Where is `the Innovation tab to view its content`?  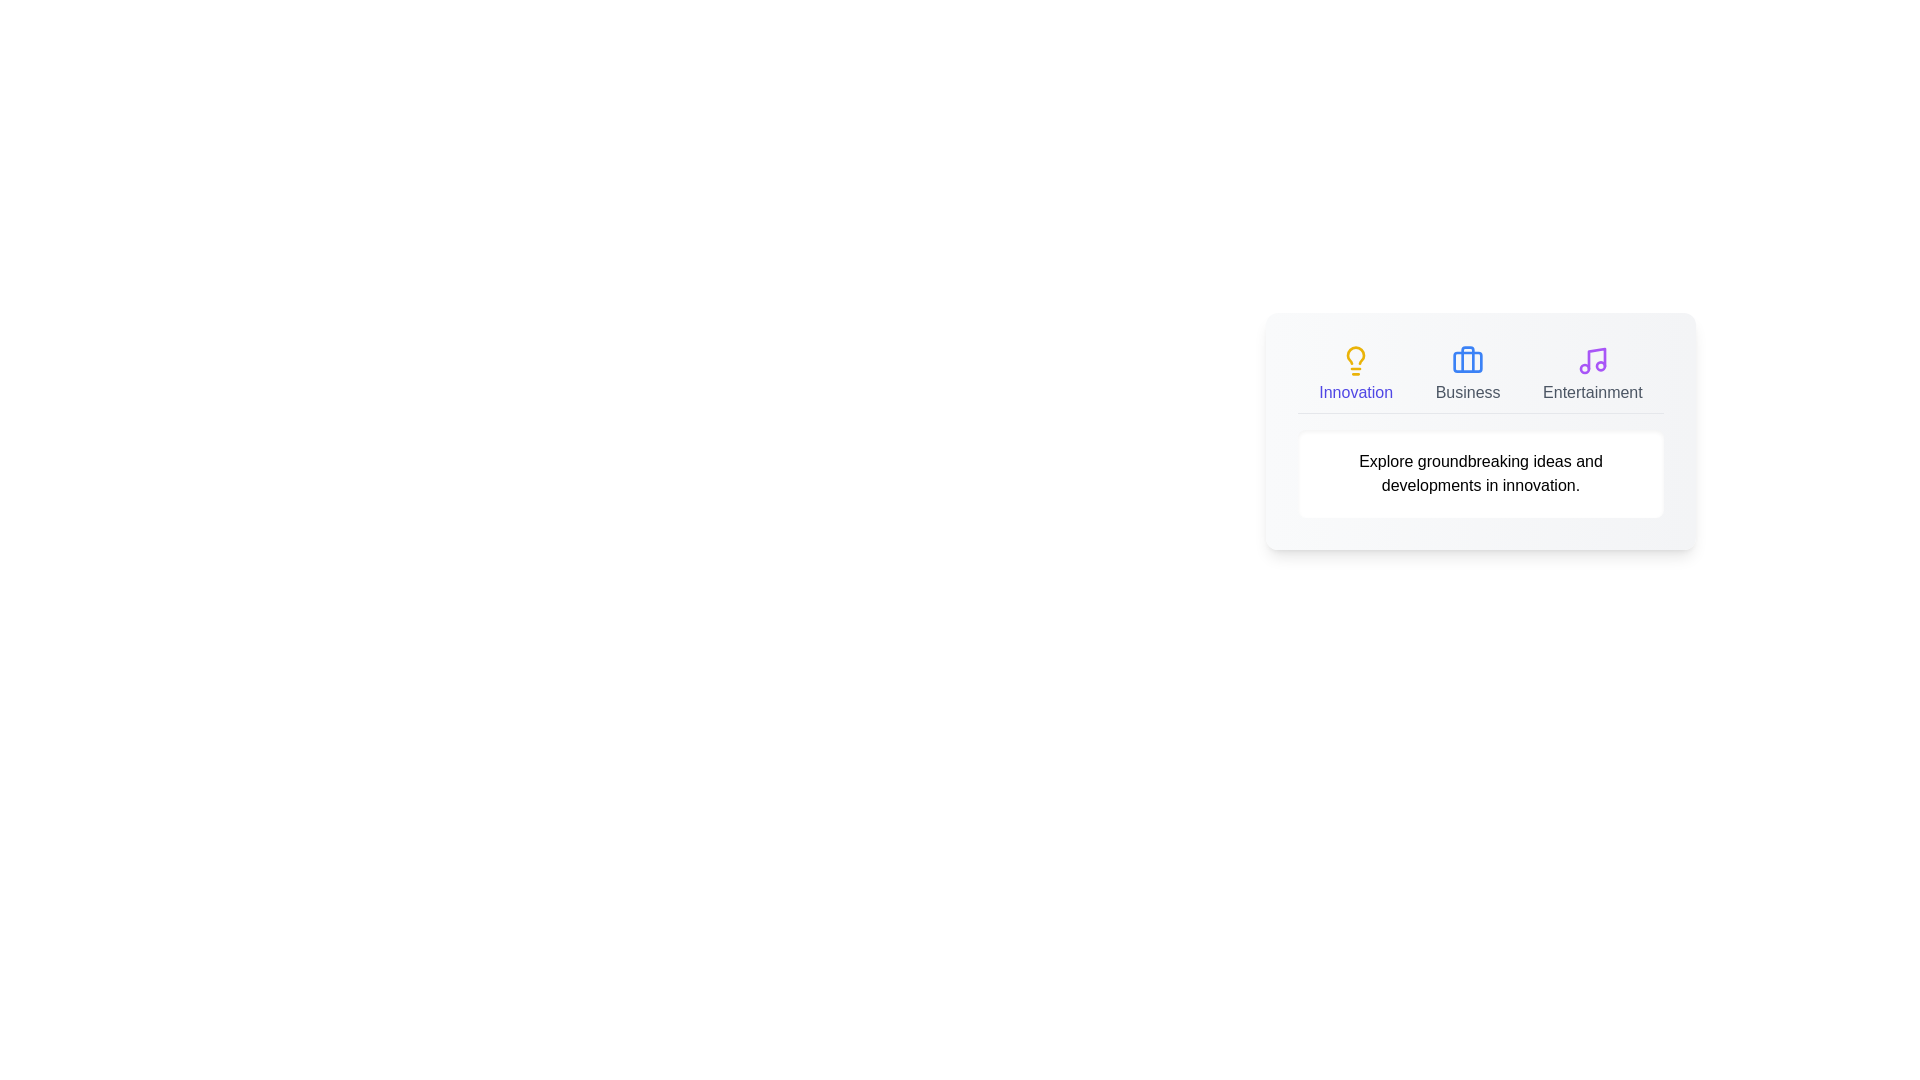
the Innovation tab to view its content is located at coordinates (1356, 374).